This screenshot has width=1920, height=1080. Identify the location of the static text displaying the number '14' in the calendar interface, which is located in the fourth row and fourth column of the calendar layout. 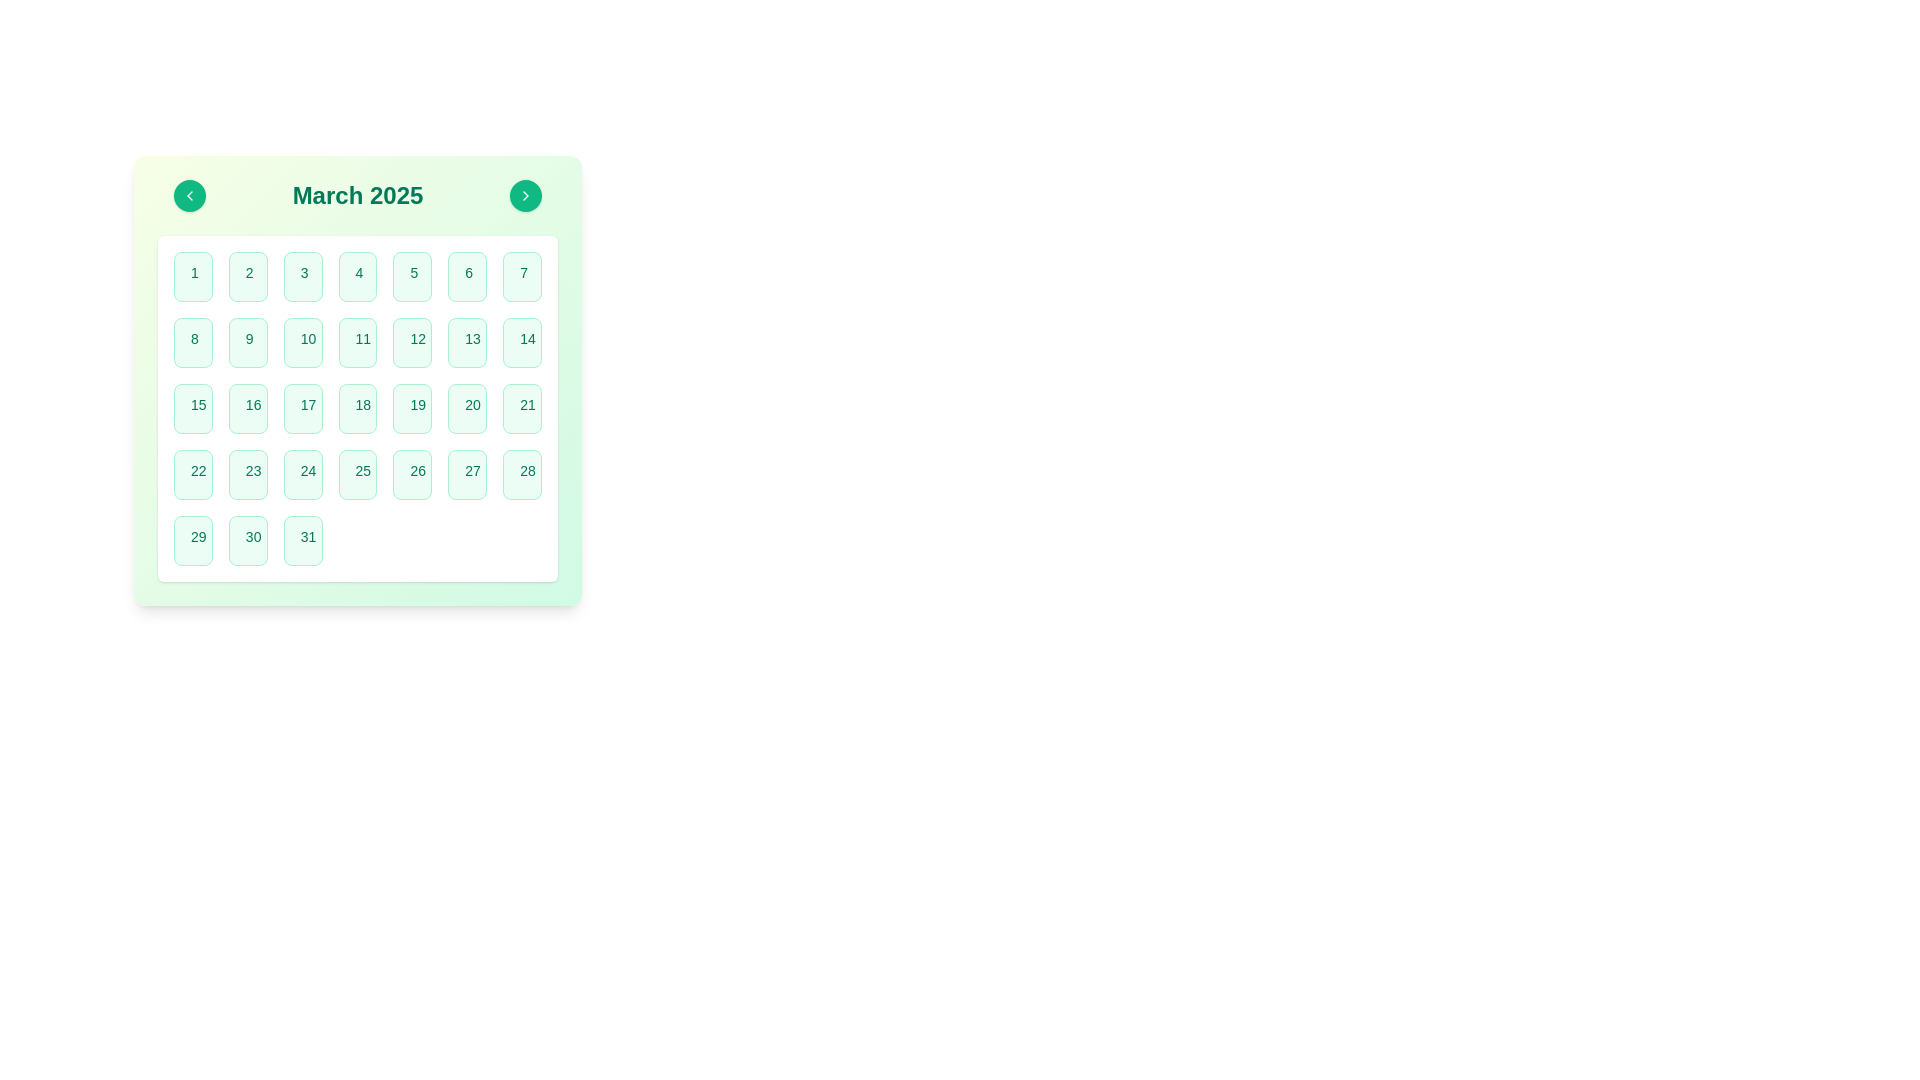
(528, 338).